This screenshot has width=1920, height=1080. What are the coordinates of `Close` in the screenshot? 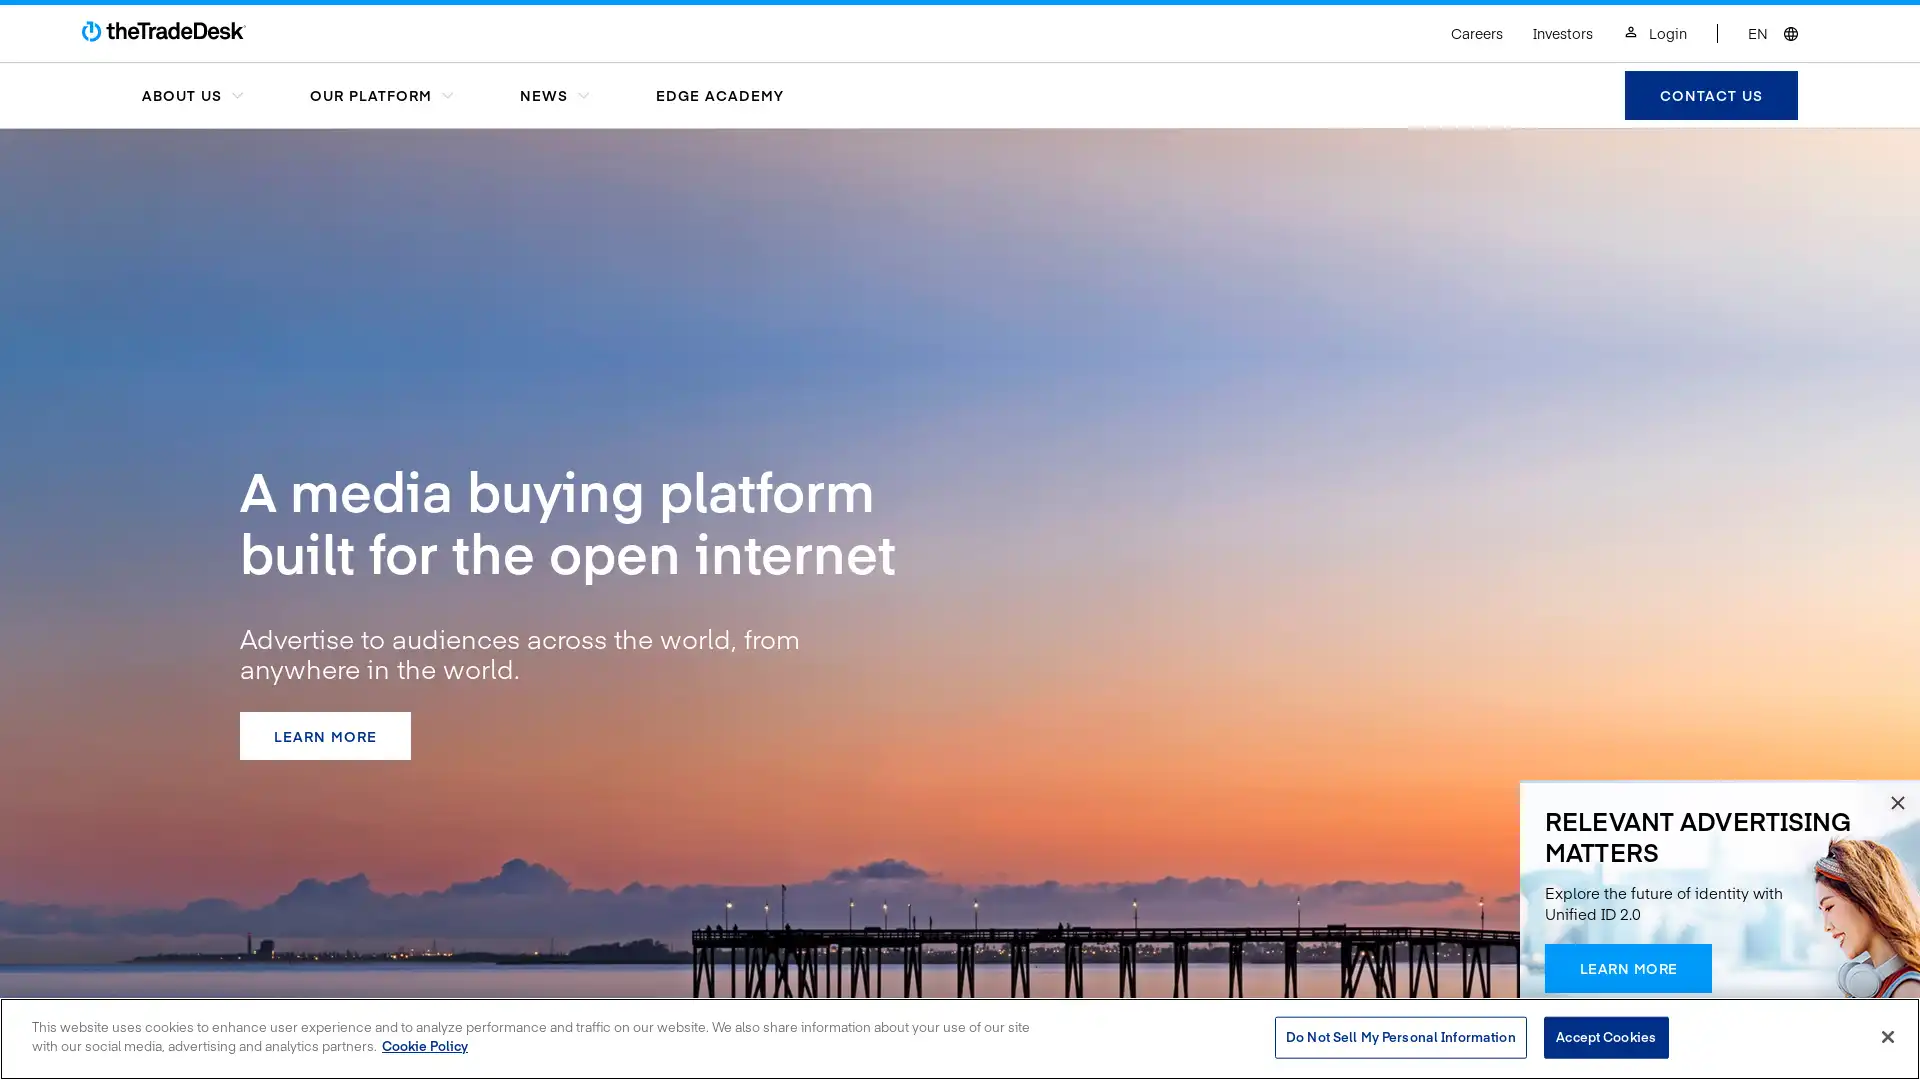 It's located at (1886, 1035).